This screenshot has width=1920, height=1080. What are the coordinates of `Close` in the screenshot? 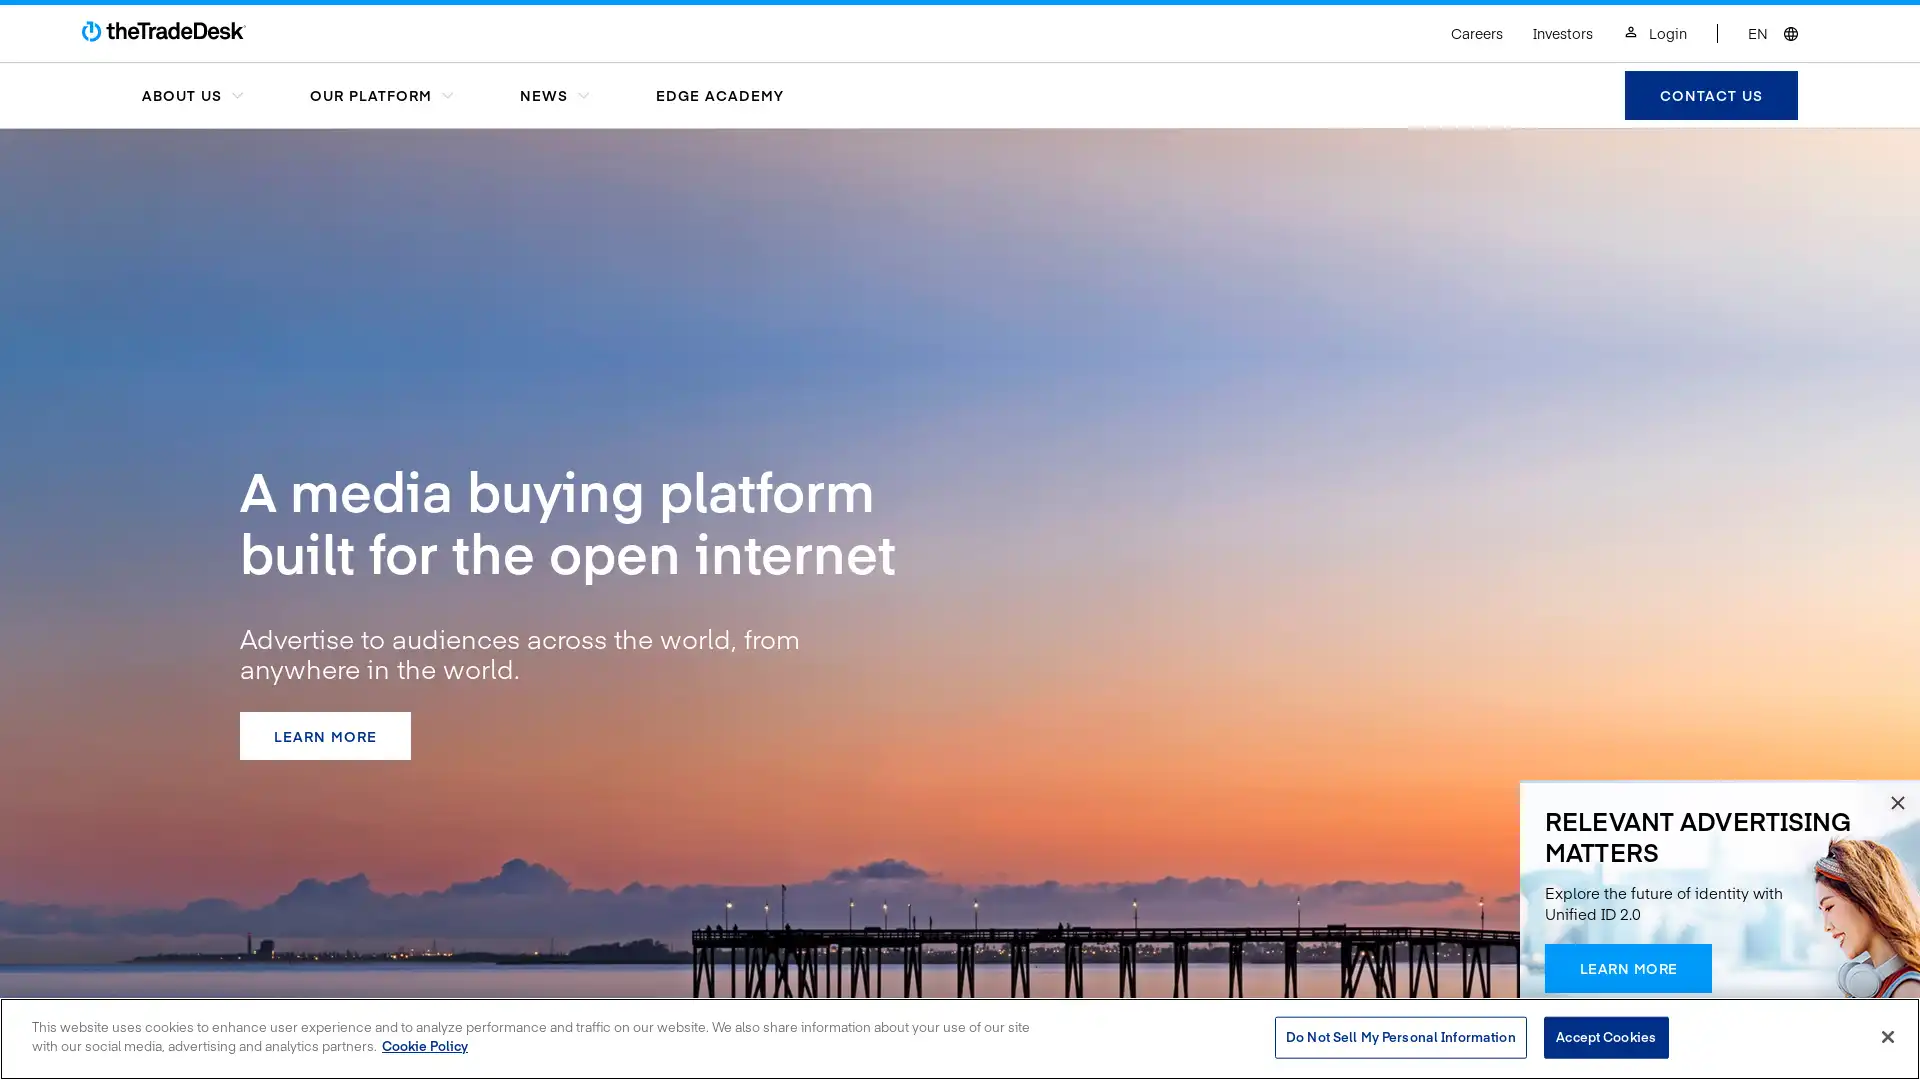 It's located at (1886, 1035).